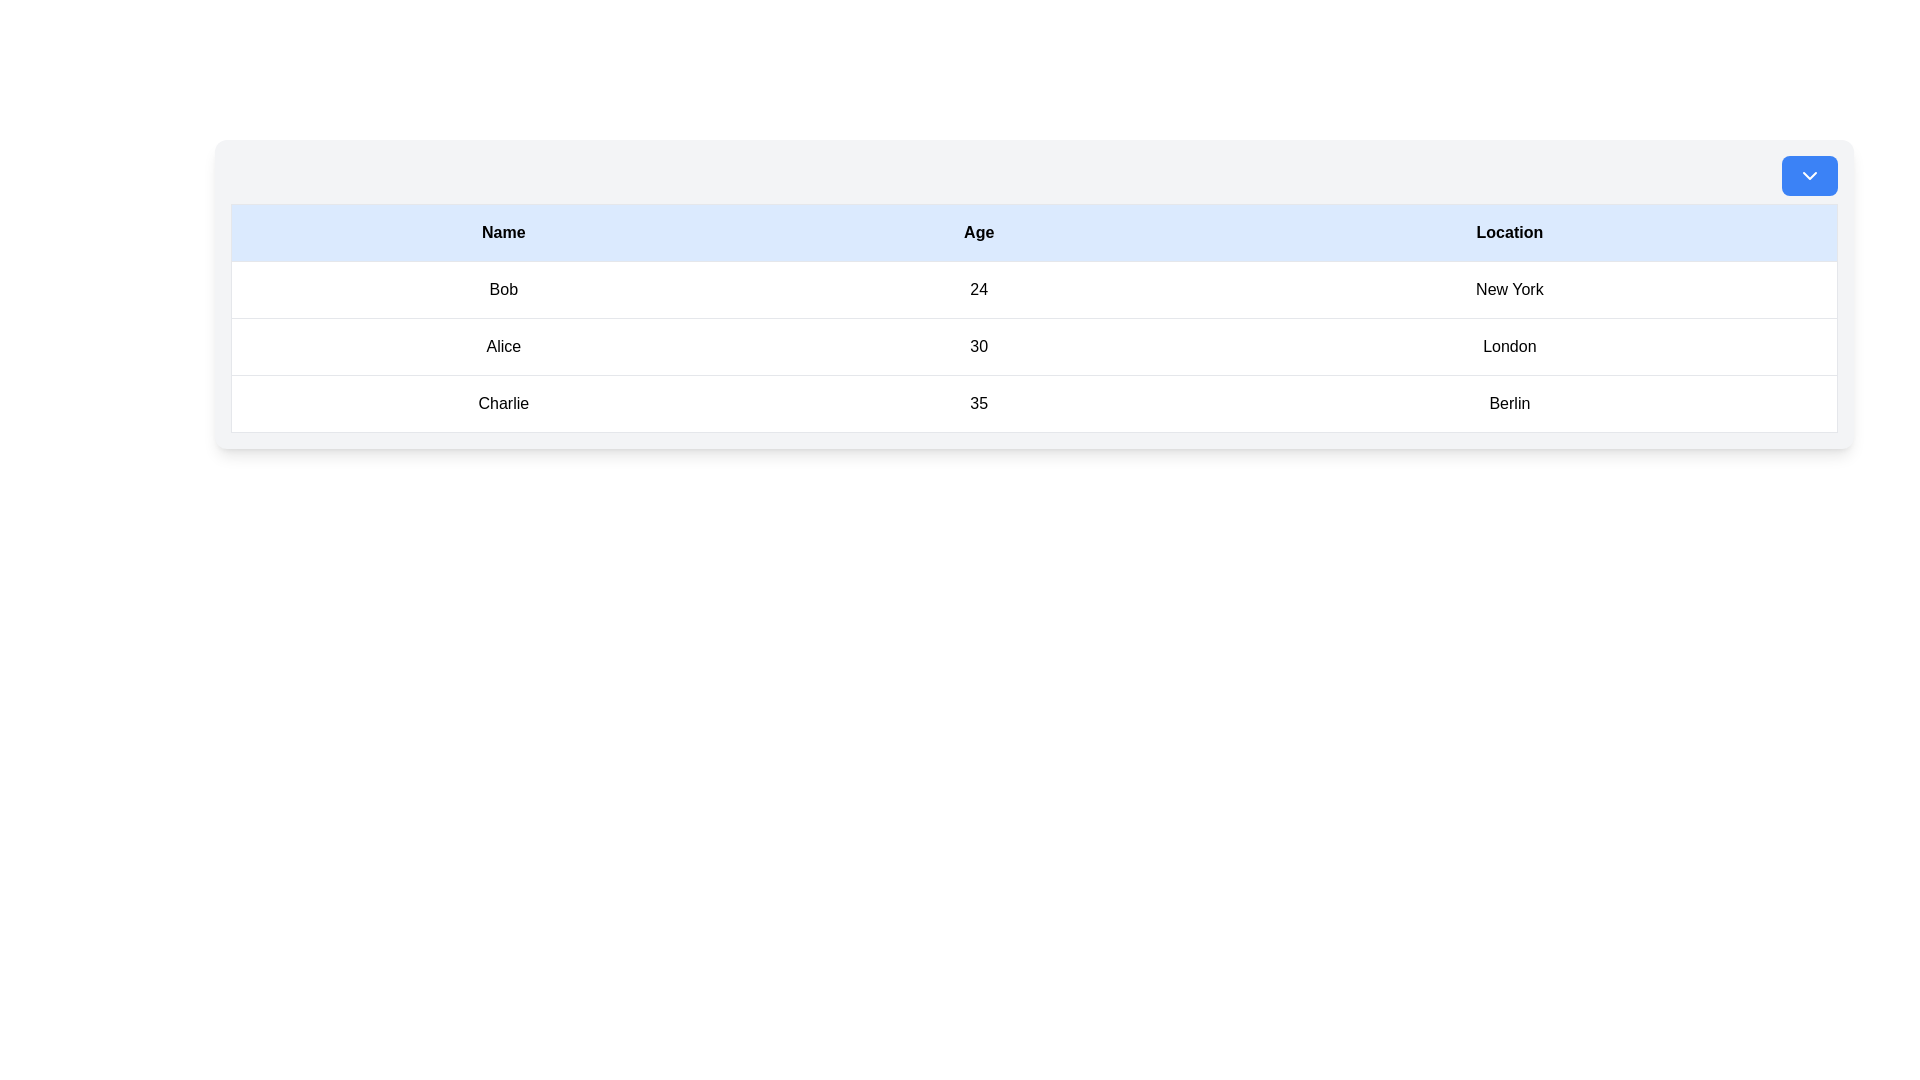 The image size is (1920, 1080). I want to click on text label 'Charlie' located in the first column of the last visible row in the table, so click(503, 404).